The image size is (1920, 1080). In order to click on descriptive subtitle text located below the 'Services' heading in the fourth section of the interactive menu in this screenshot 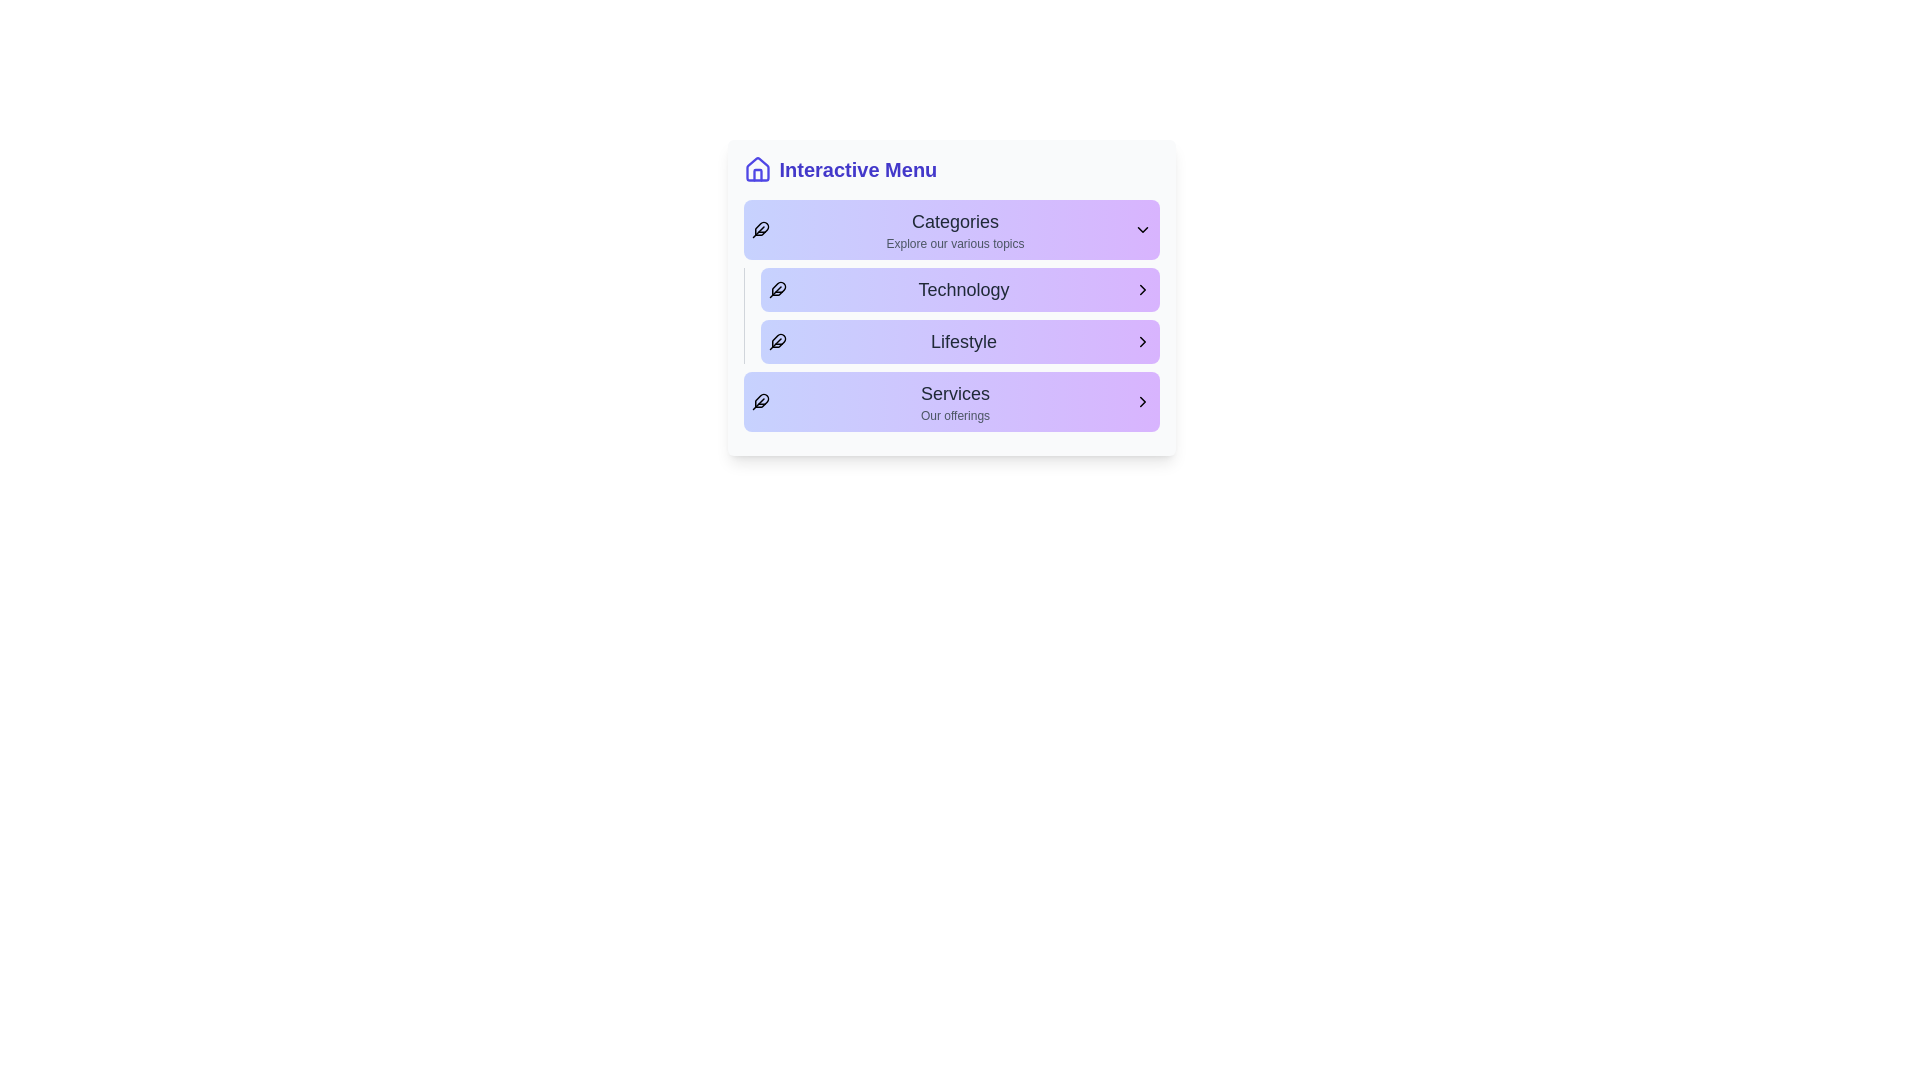, I will do `click(954, 415)`.